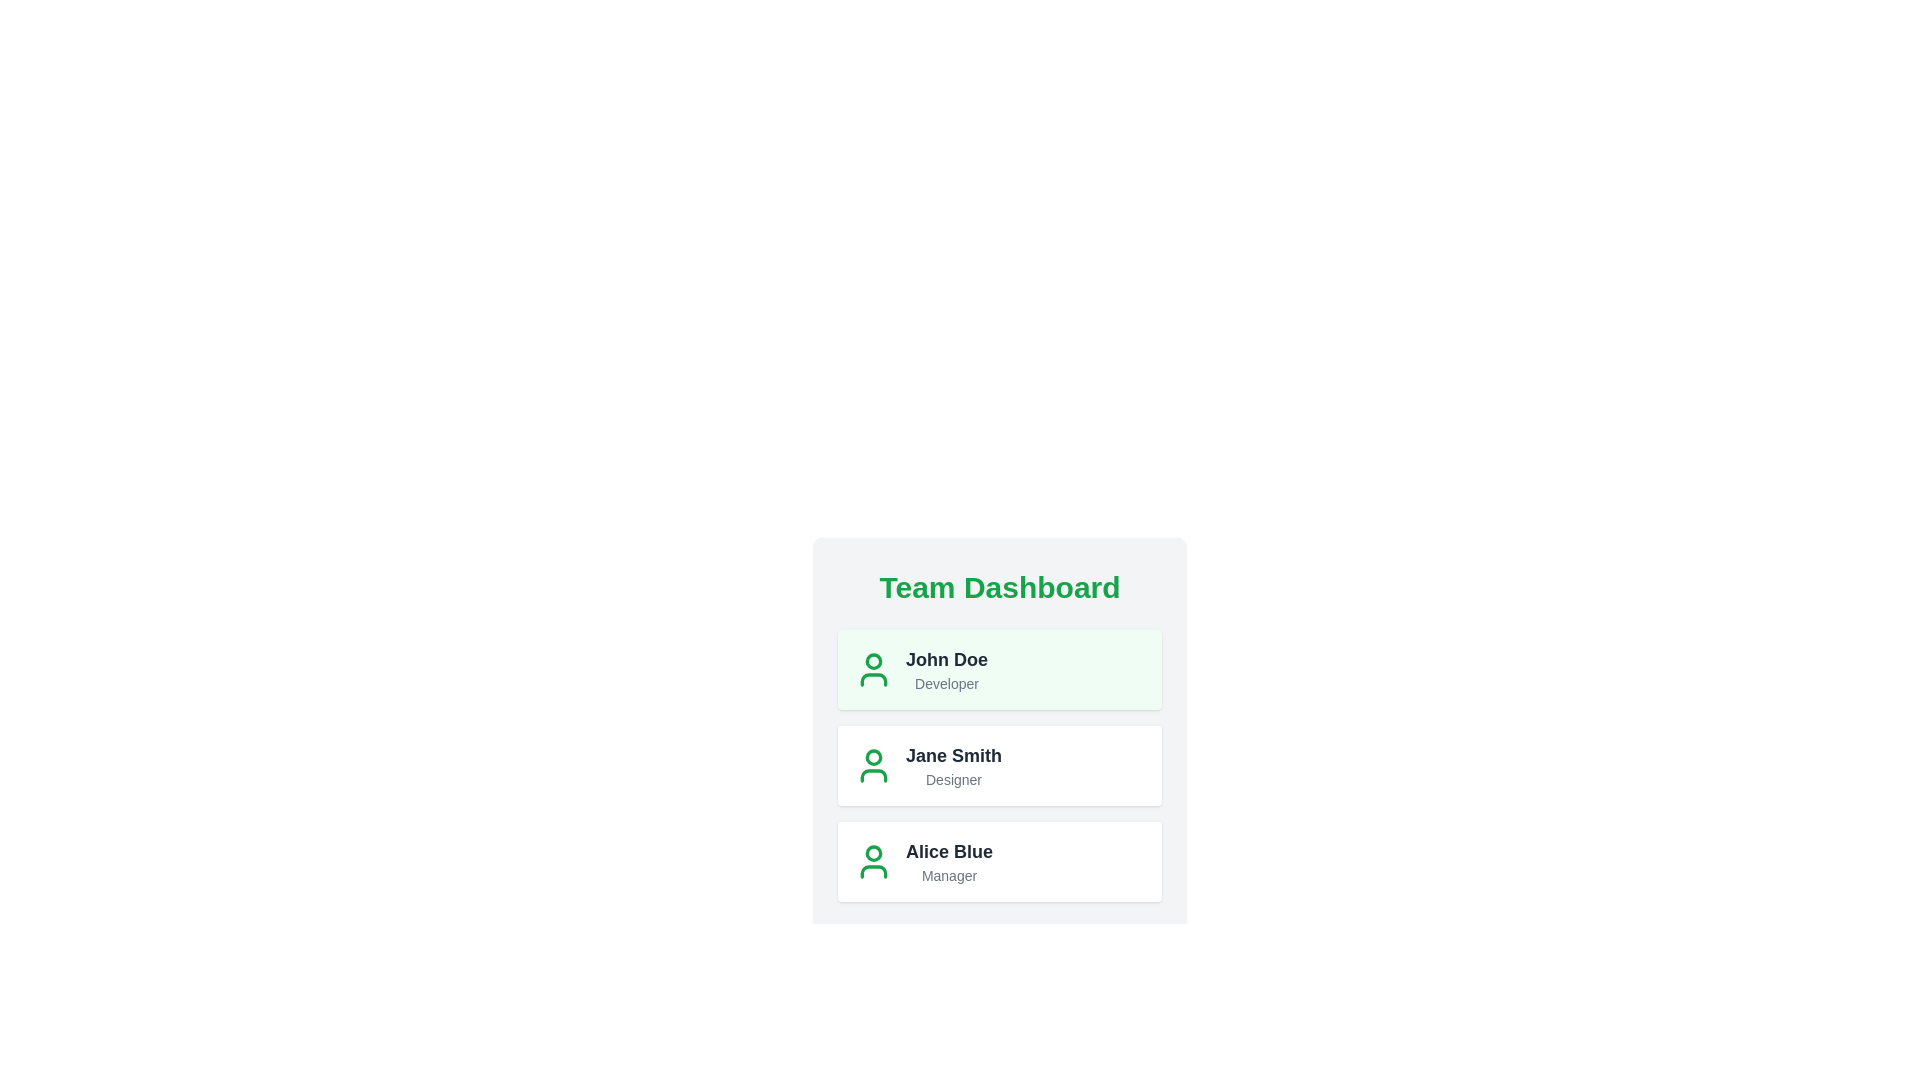  Describe the element at coordinates (873, 660) in the screenshot. I see `the small circular SVG element with a green border representing the head area of the user icon for 'John Doe' in the 'Team Dashboard' interface` at that location.